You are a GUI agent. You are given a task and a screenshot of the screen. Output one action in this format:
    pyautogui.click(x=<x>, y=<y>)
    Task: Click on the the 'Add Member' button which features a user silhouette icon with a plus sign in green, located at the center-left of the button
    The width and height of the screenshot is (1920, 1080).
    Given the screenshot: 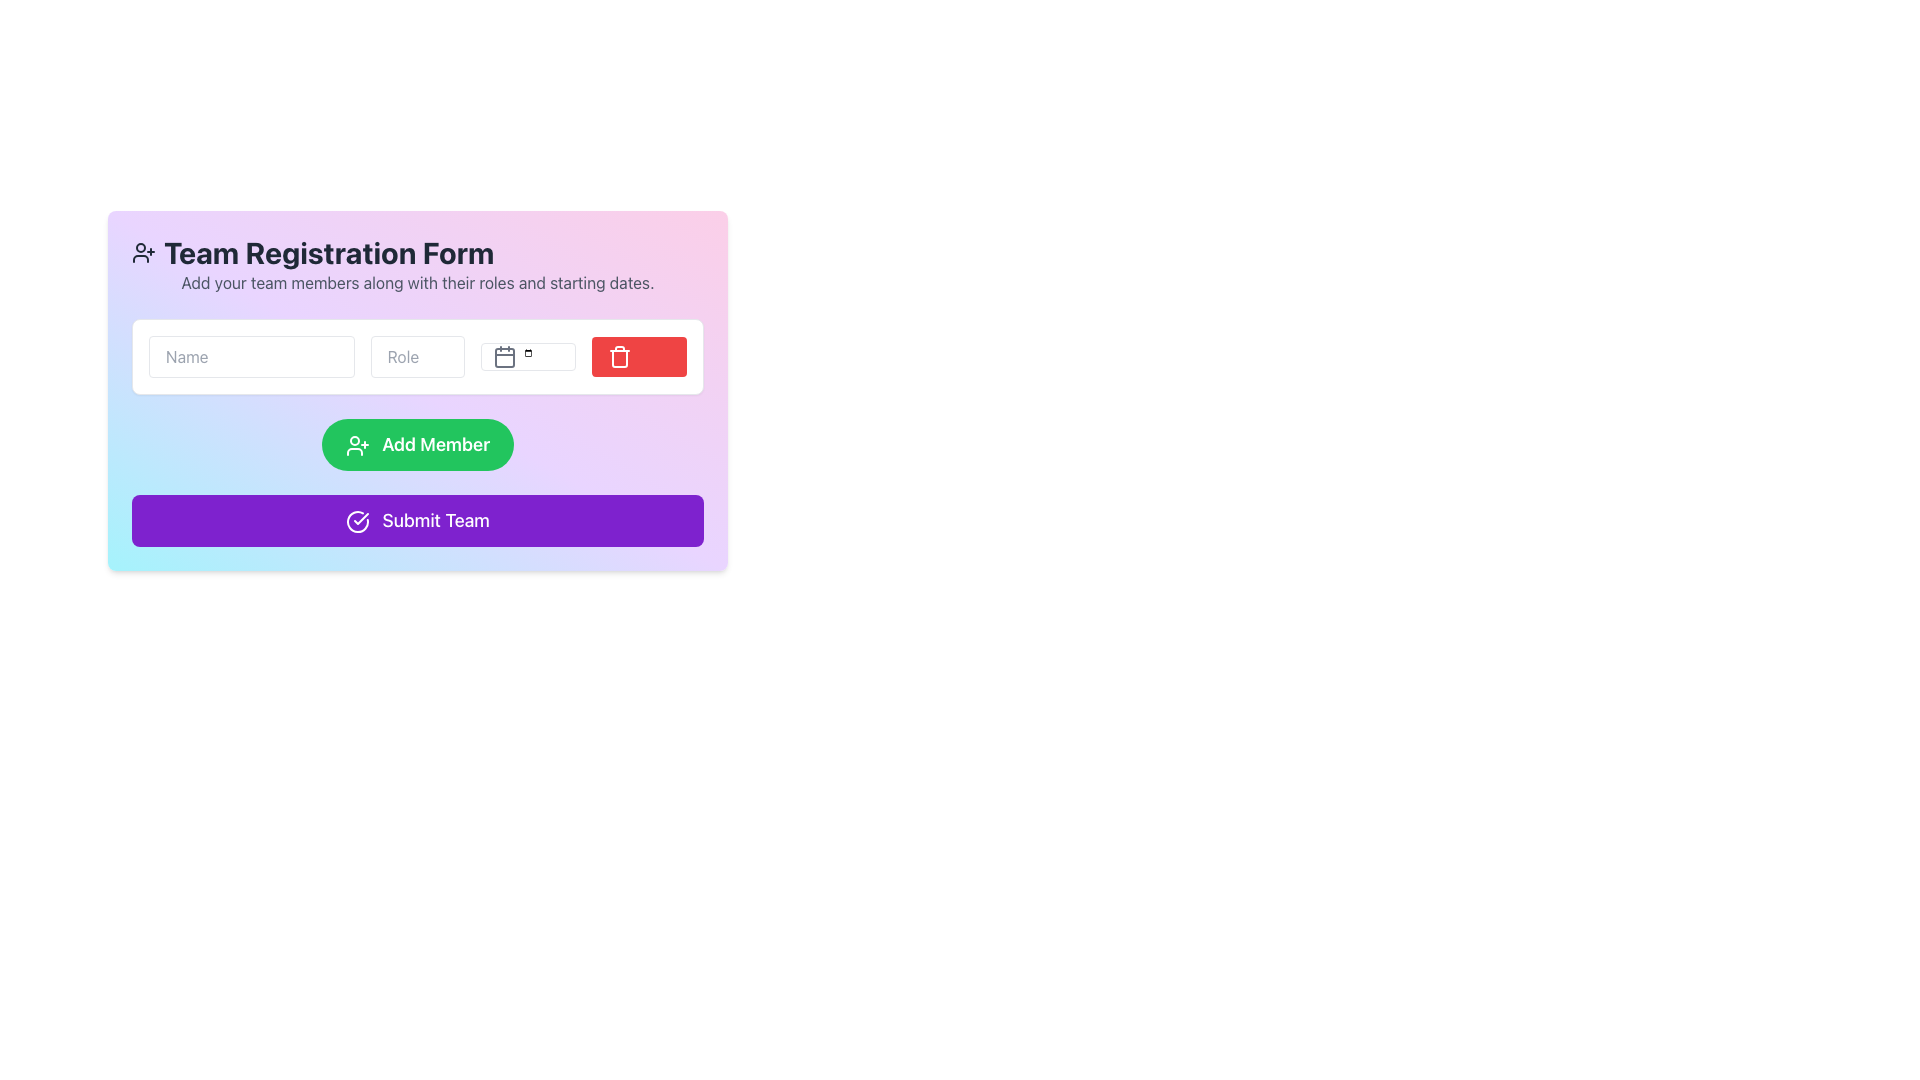 What is the action you would take?
    pyautogui.click(x=357, y=445)
    